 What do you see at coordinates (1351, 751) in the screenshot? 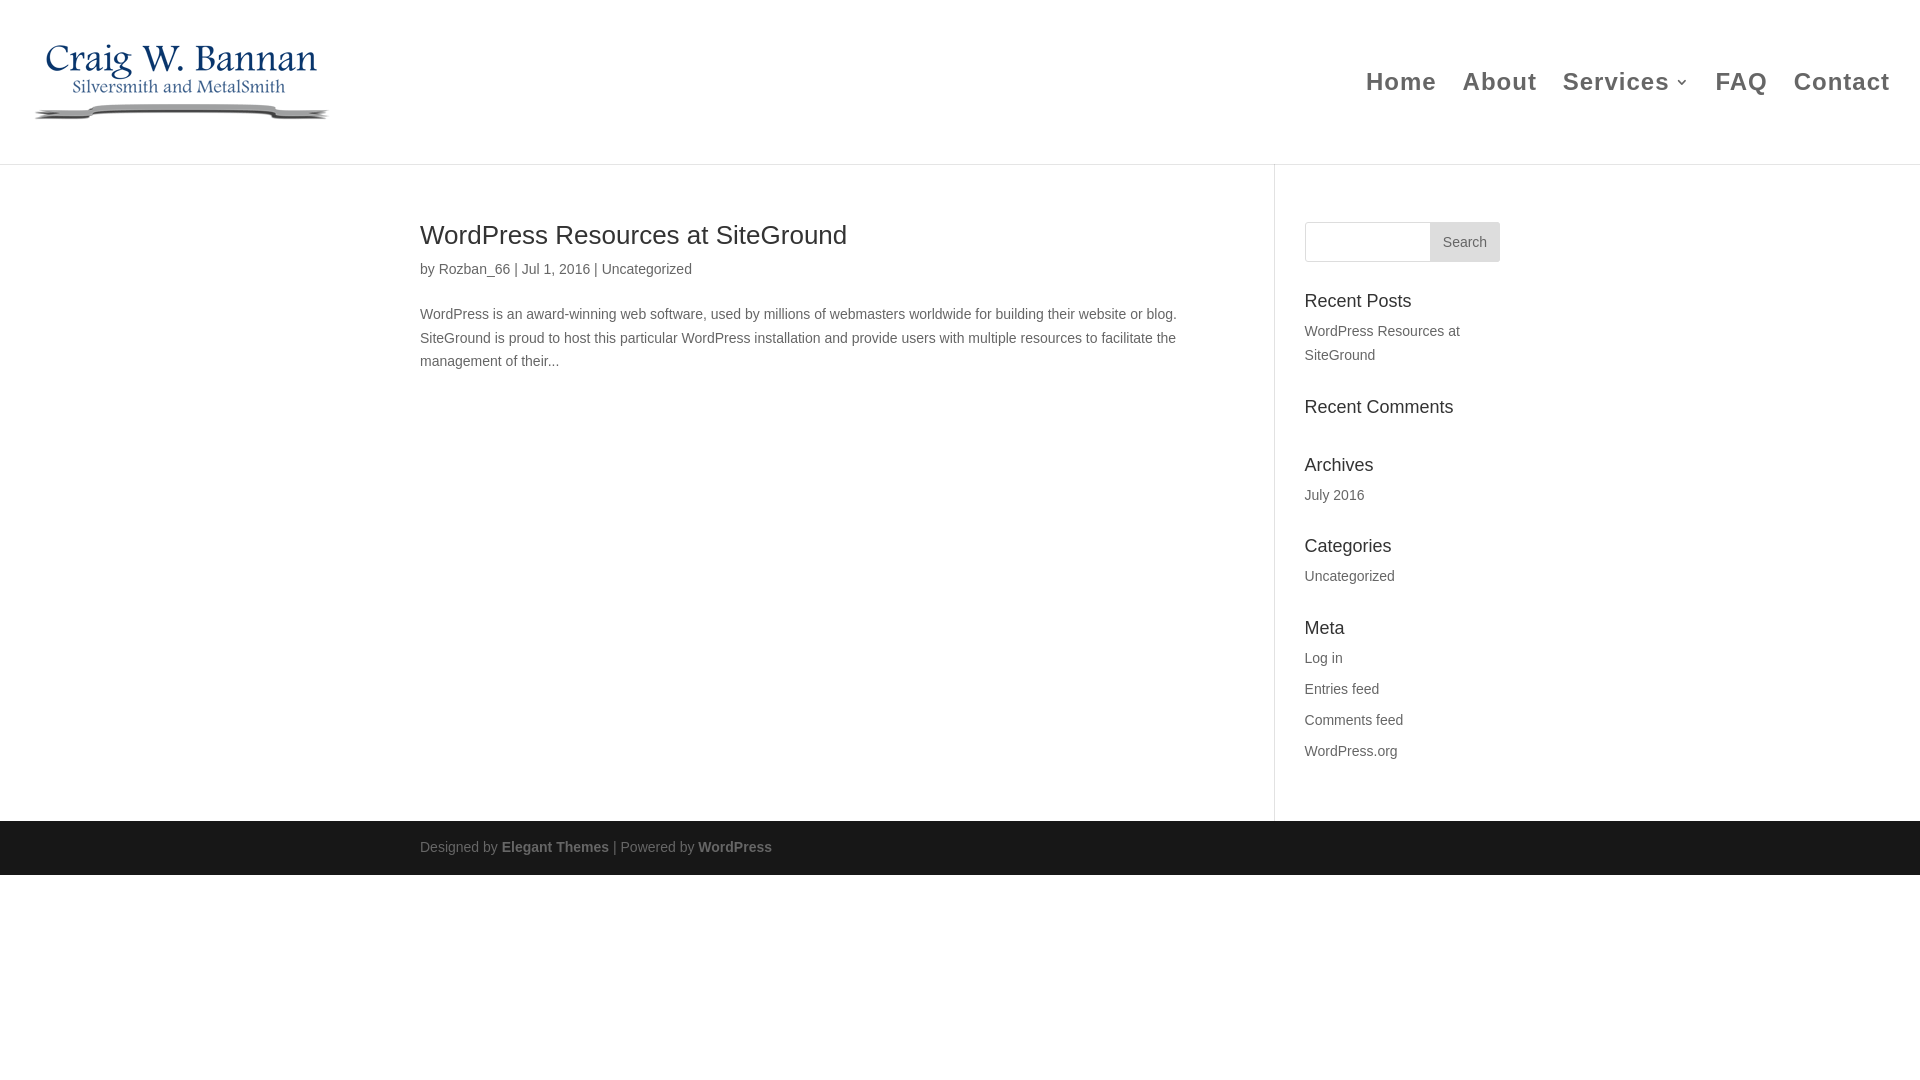
I see `'WordPress.org'` at bounding box center [1351, 751].